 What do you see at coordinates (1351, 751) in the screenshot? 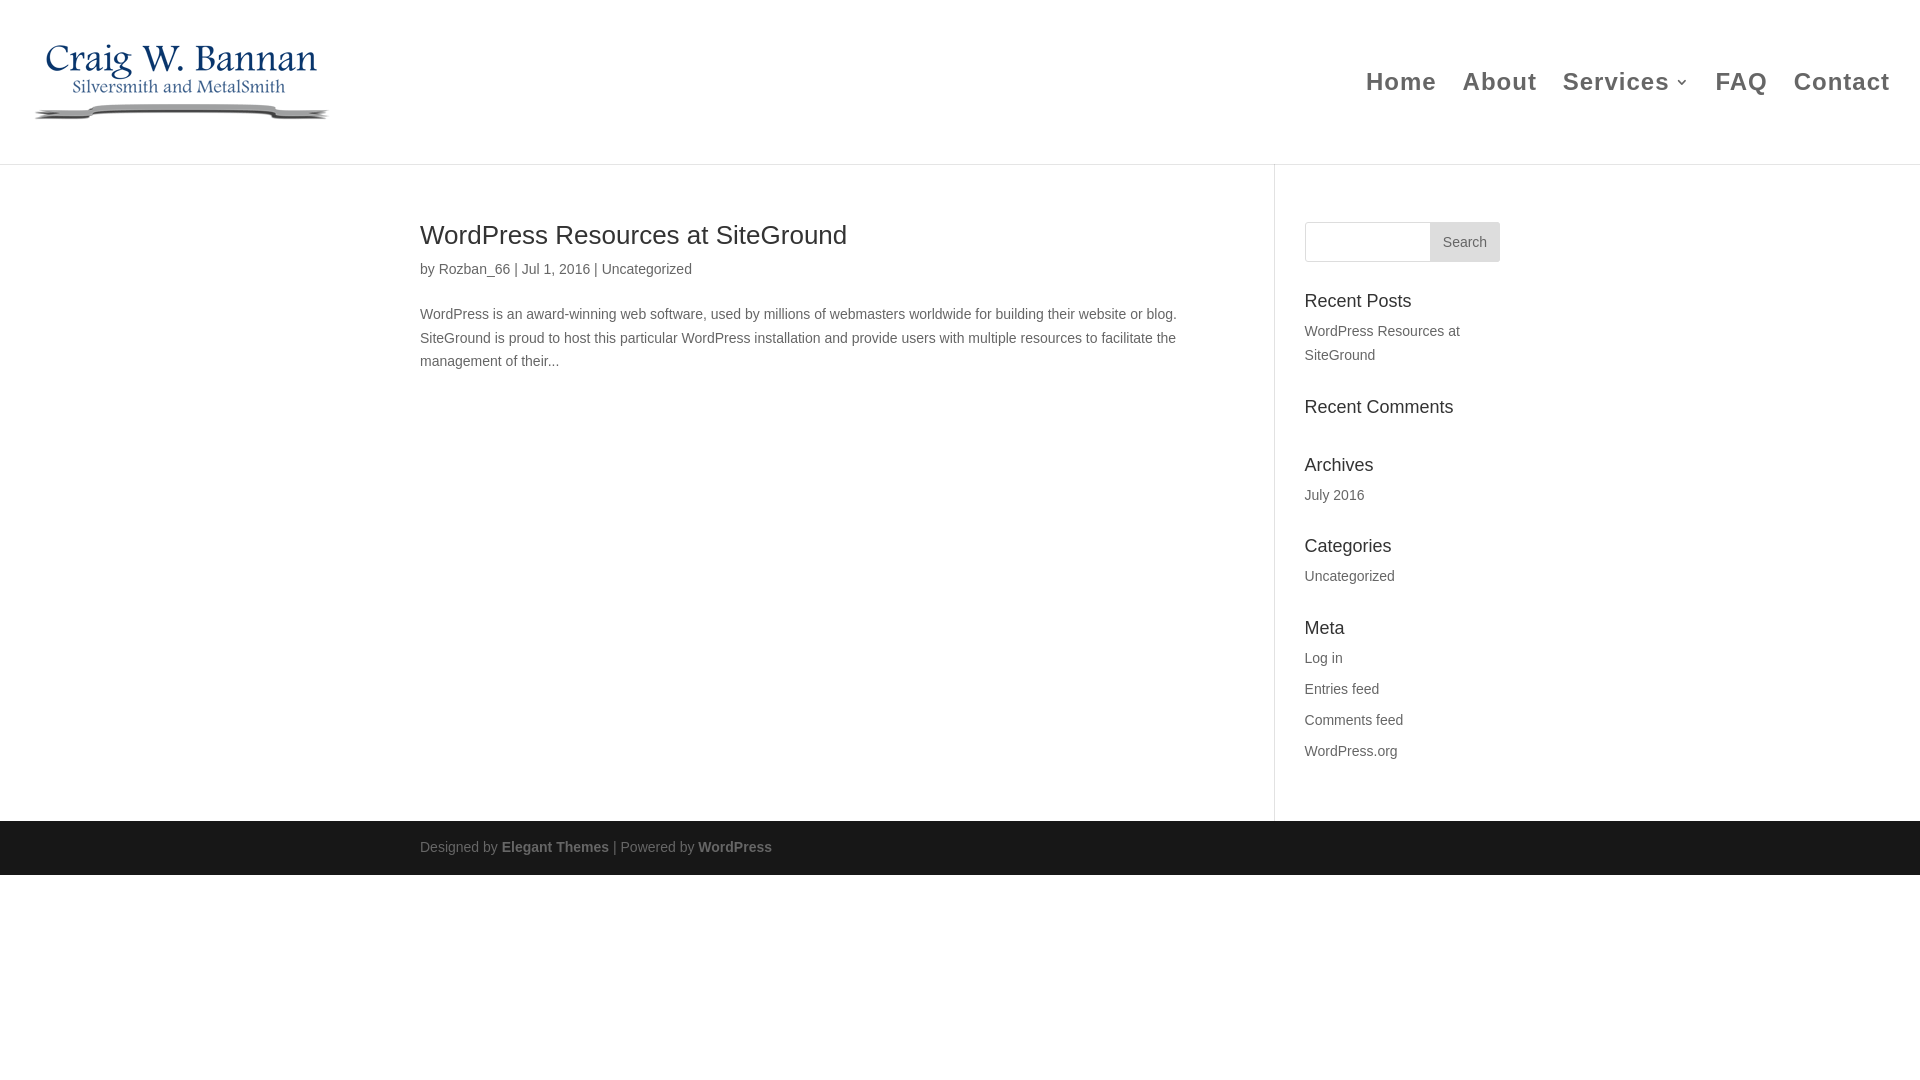
I see `'WordPress.org'` at bounding box center [1351, 751].